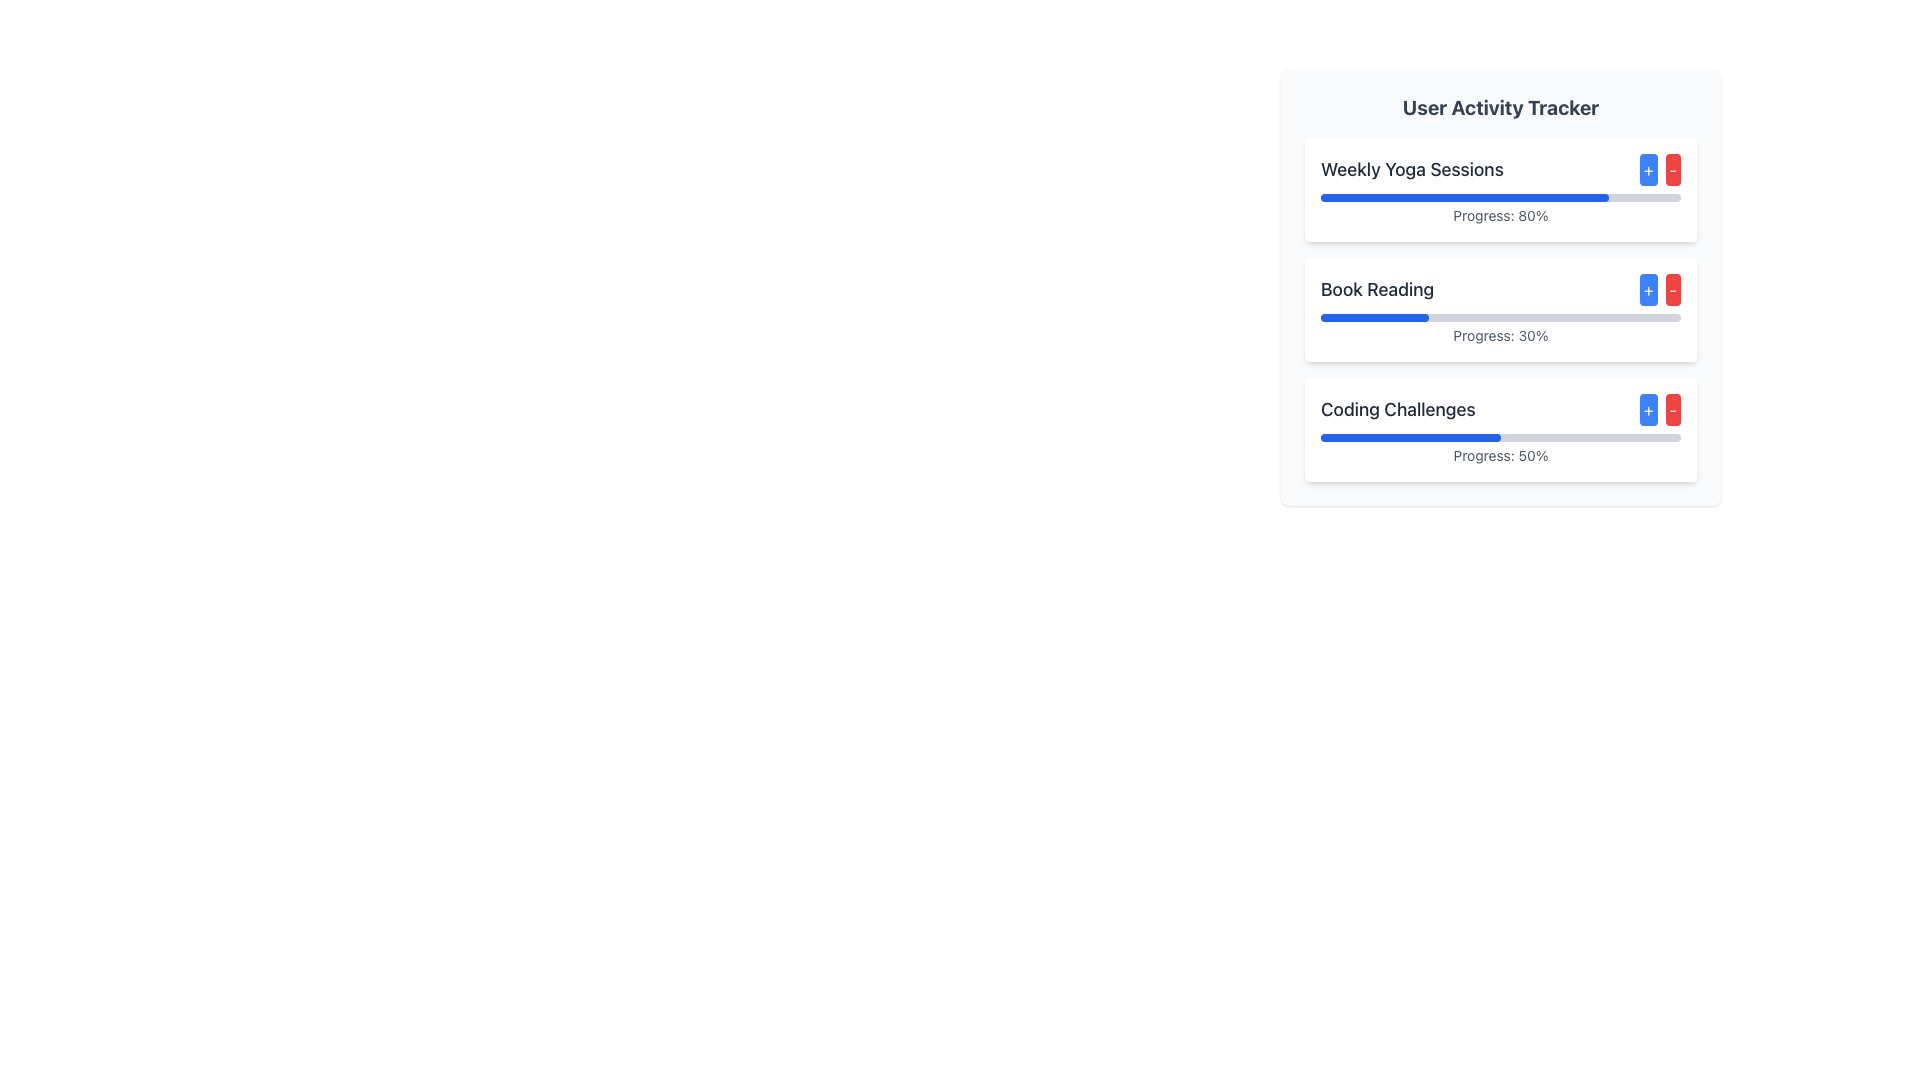 Image resolution: width=1920 pixels, height=1080 pixels. What do you see at coordinates (1501, 334) in the screenshot?
I see `the label displaying the progress of an activity located below the progress bar in the 'Book Reading' card` at bounding box center [1501, 334].